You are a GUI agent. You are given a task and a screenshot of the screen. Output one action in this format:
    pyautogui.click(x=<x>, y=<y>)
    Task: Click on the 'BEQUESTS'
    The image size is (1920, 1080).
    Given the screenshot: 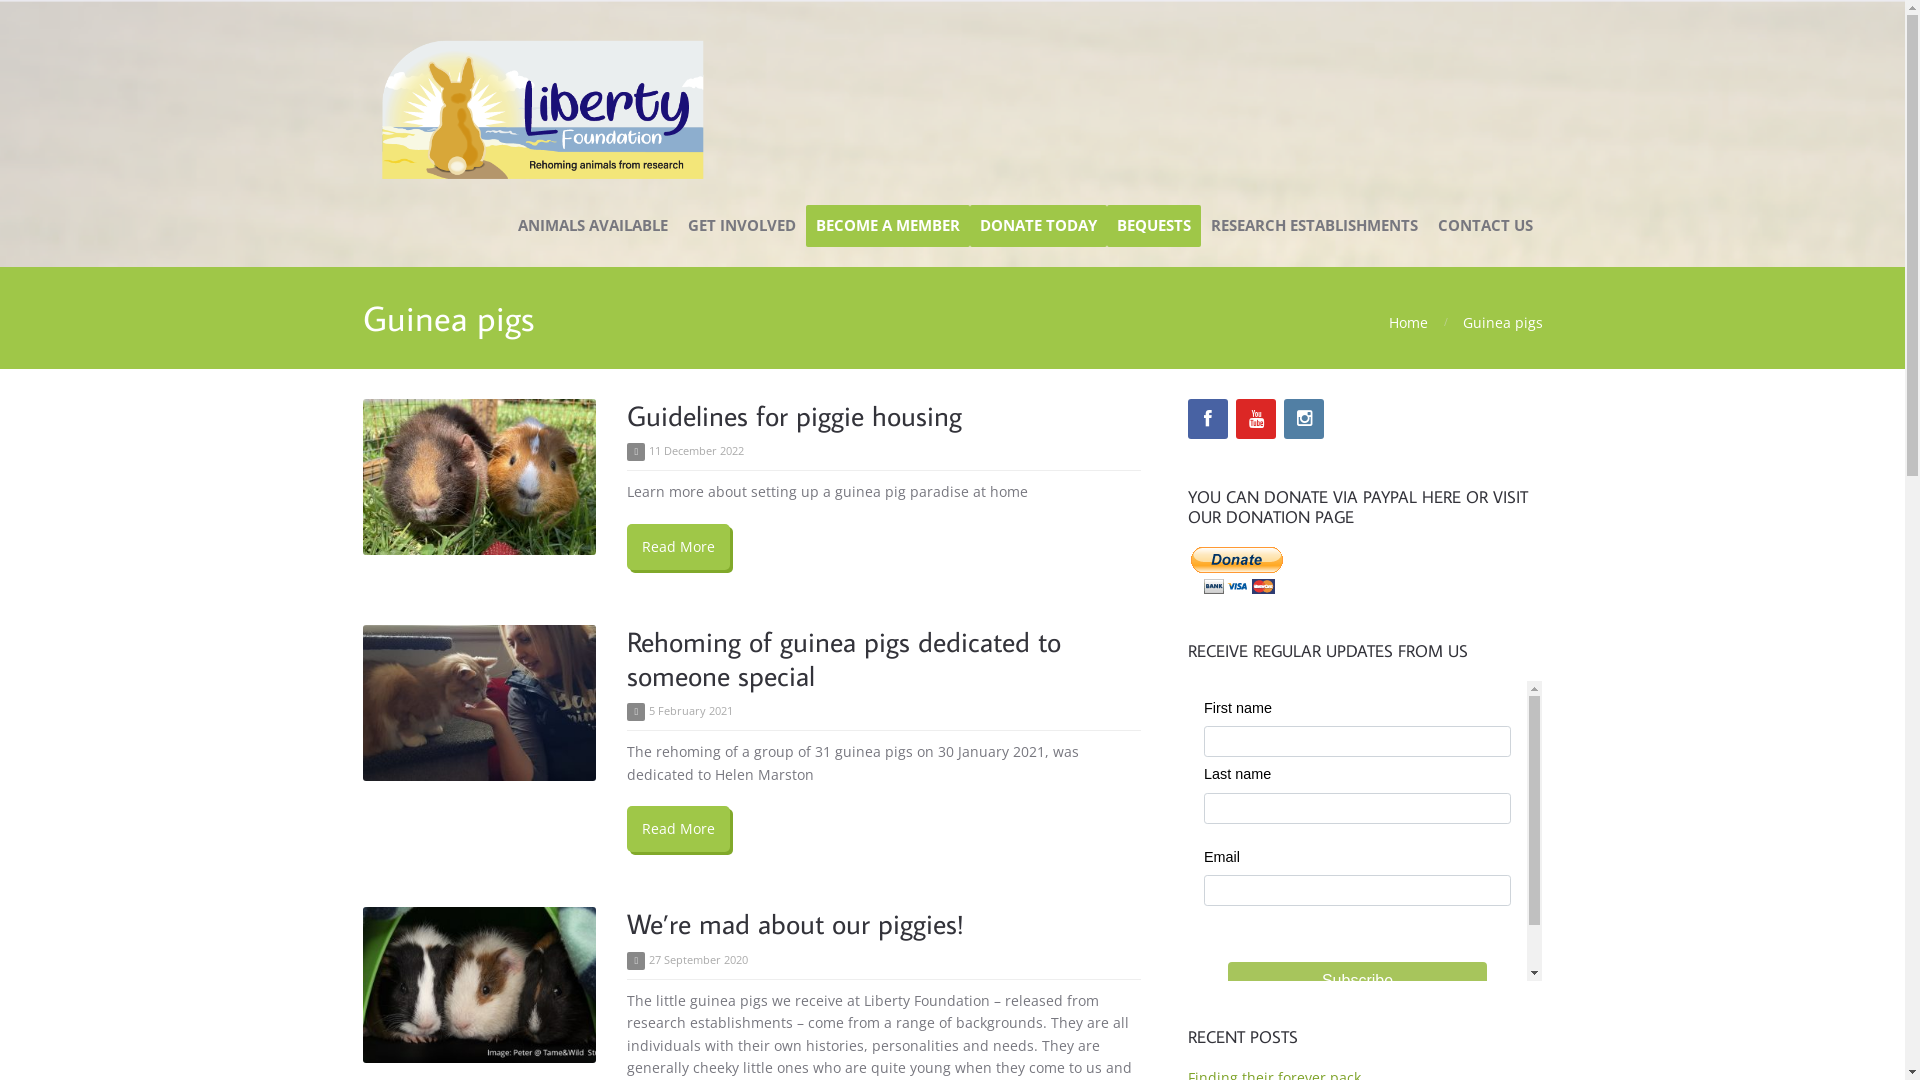 What is the action you would take?
    pyautogui.click(x=1152, y=225)
    